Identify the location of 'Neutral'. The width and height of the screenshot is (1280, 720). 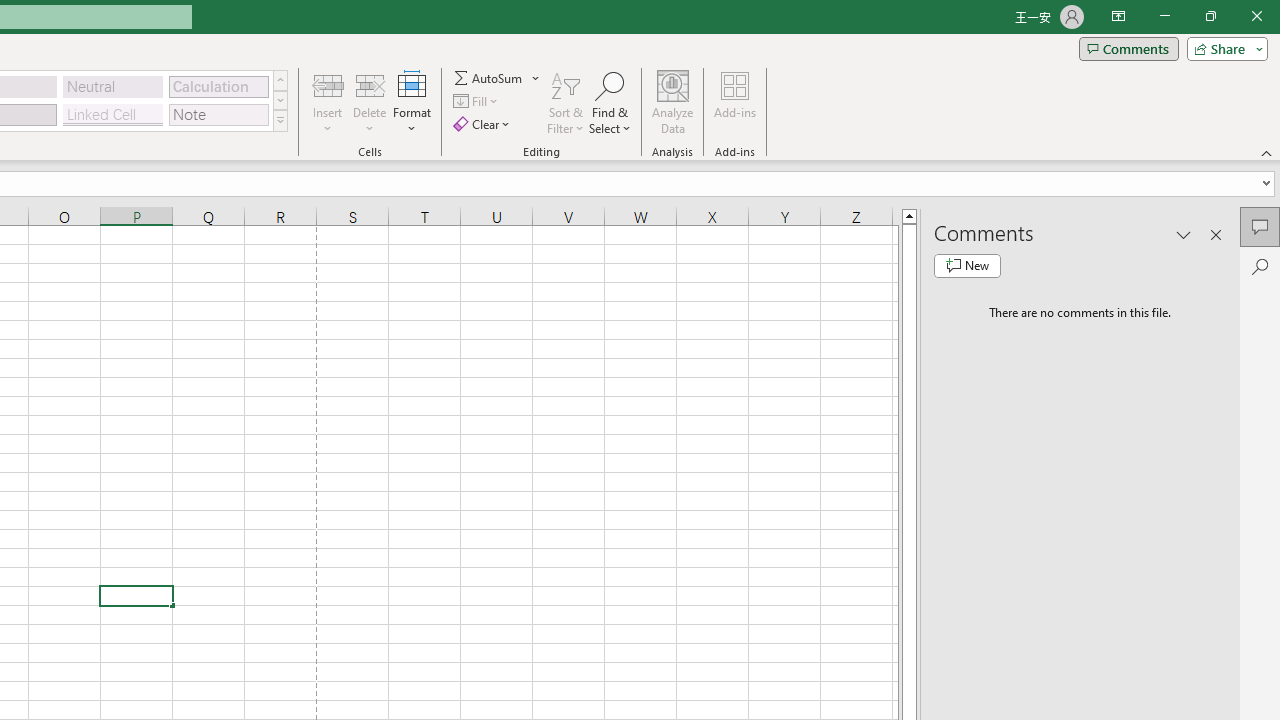
(112, 85).